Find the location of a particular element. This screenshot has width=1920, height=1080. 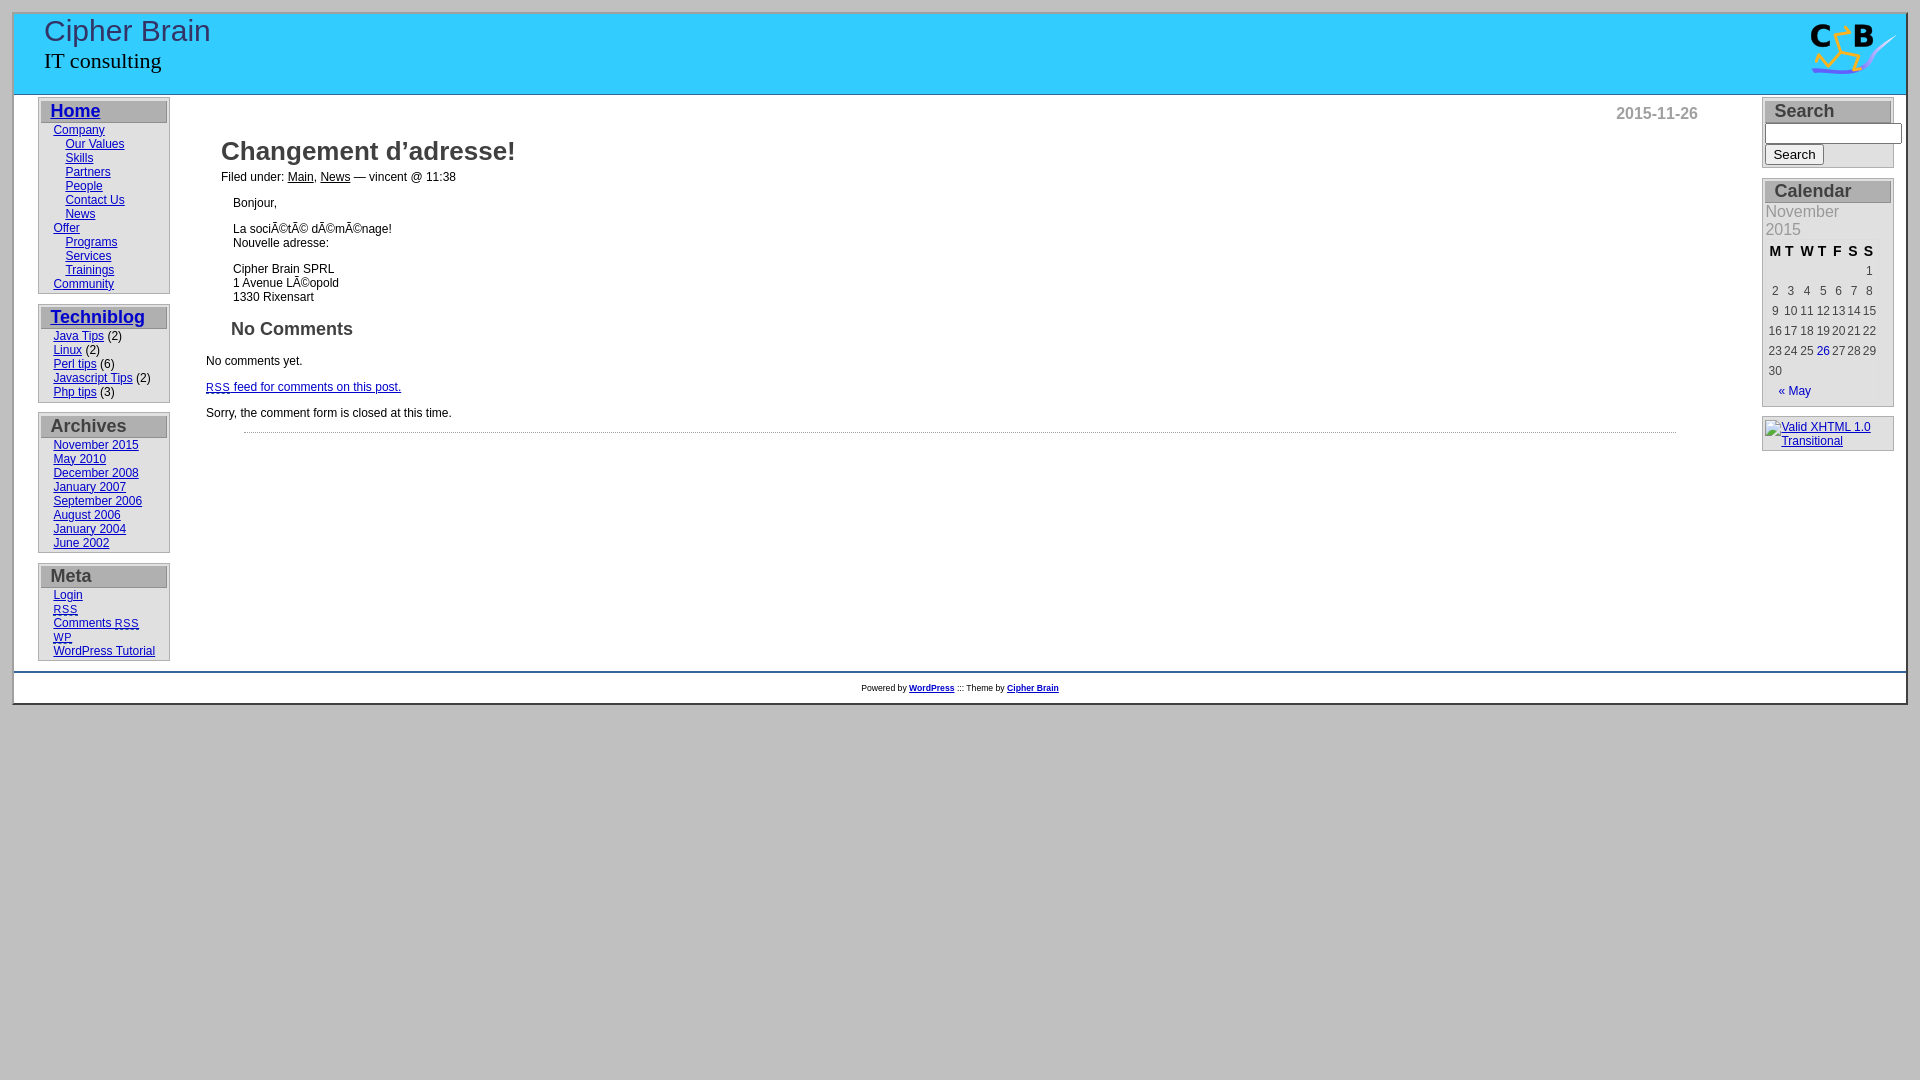

'Comments RSS' is located at coordinates (95, 622).